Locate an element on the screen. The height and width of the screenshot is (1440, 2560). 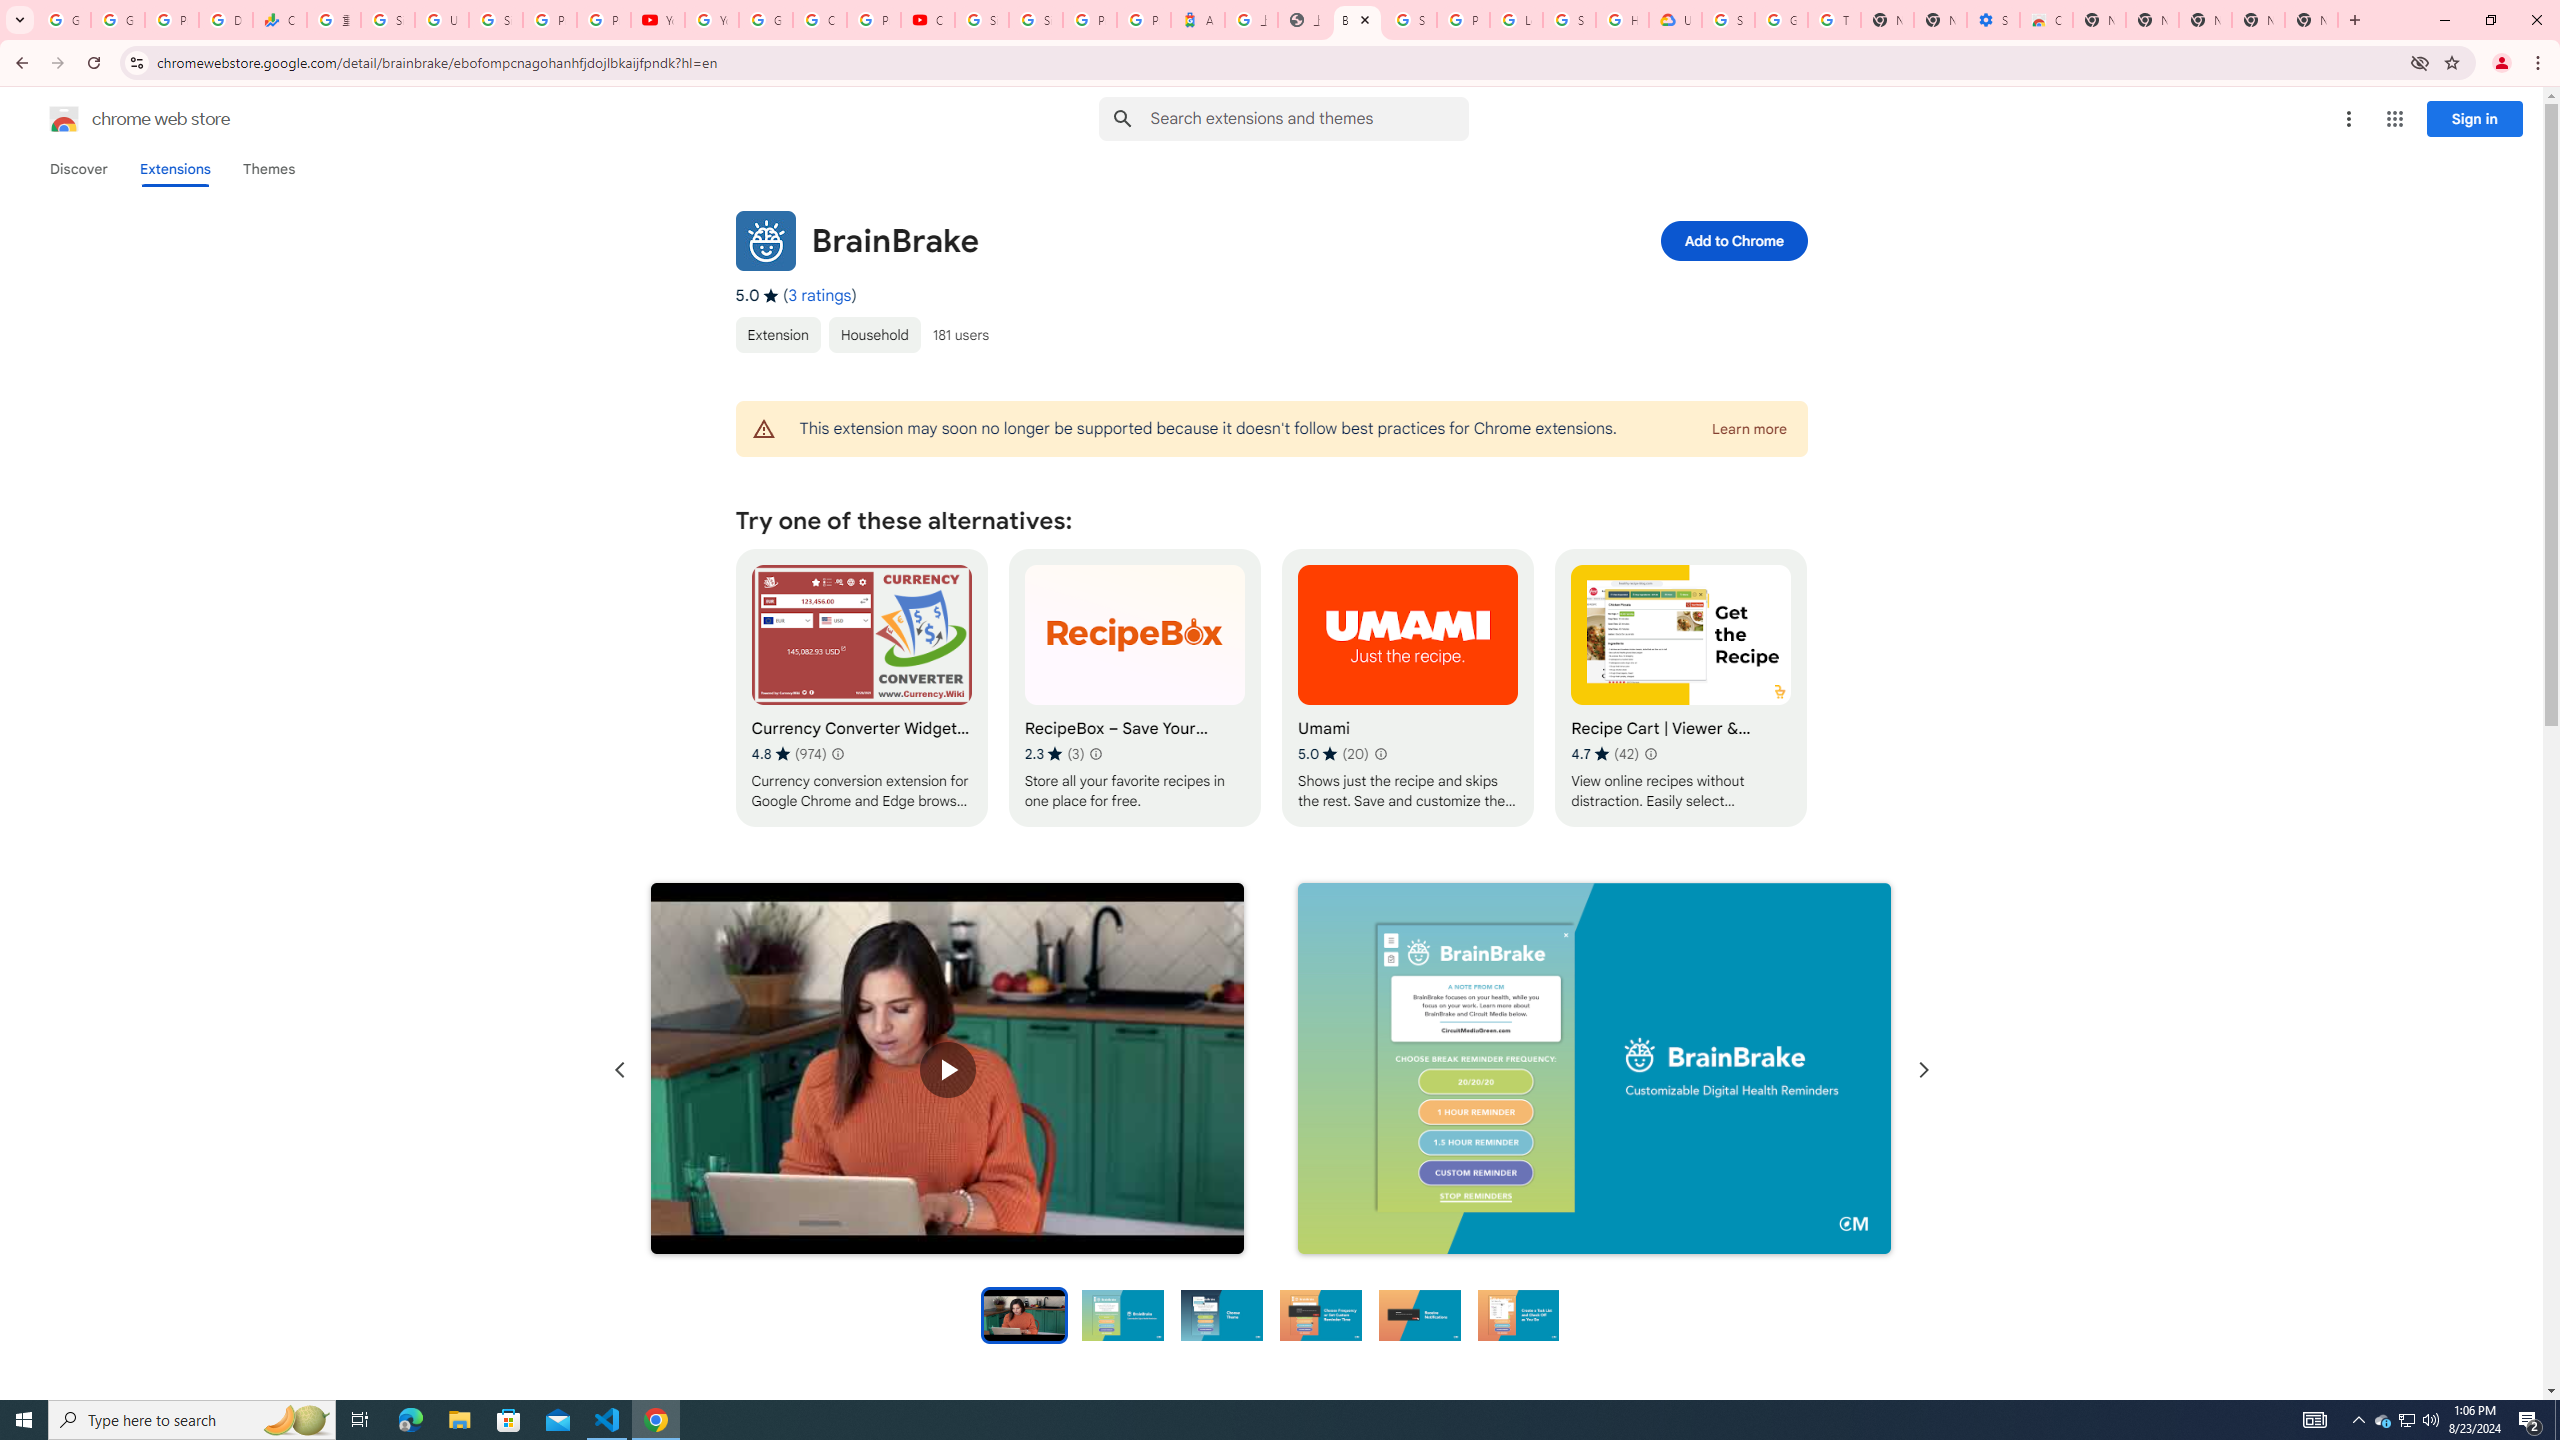
'Sign in - Google Accounts' is located at coordinates (982, 19).